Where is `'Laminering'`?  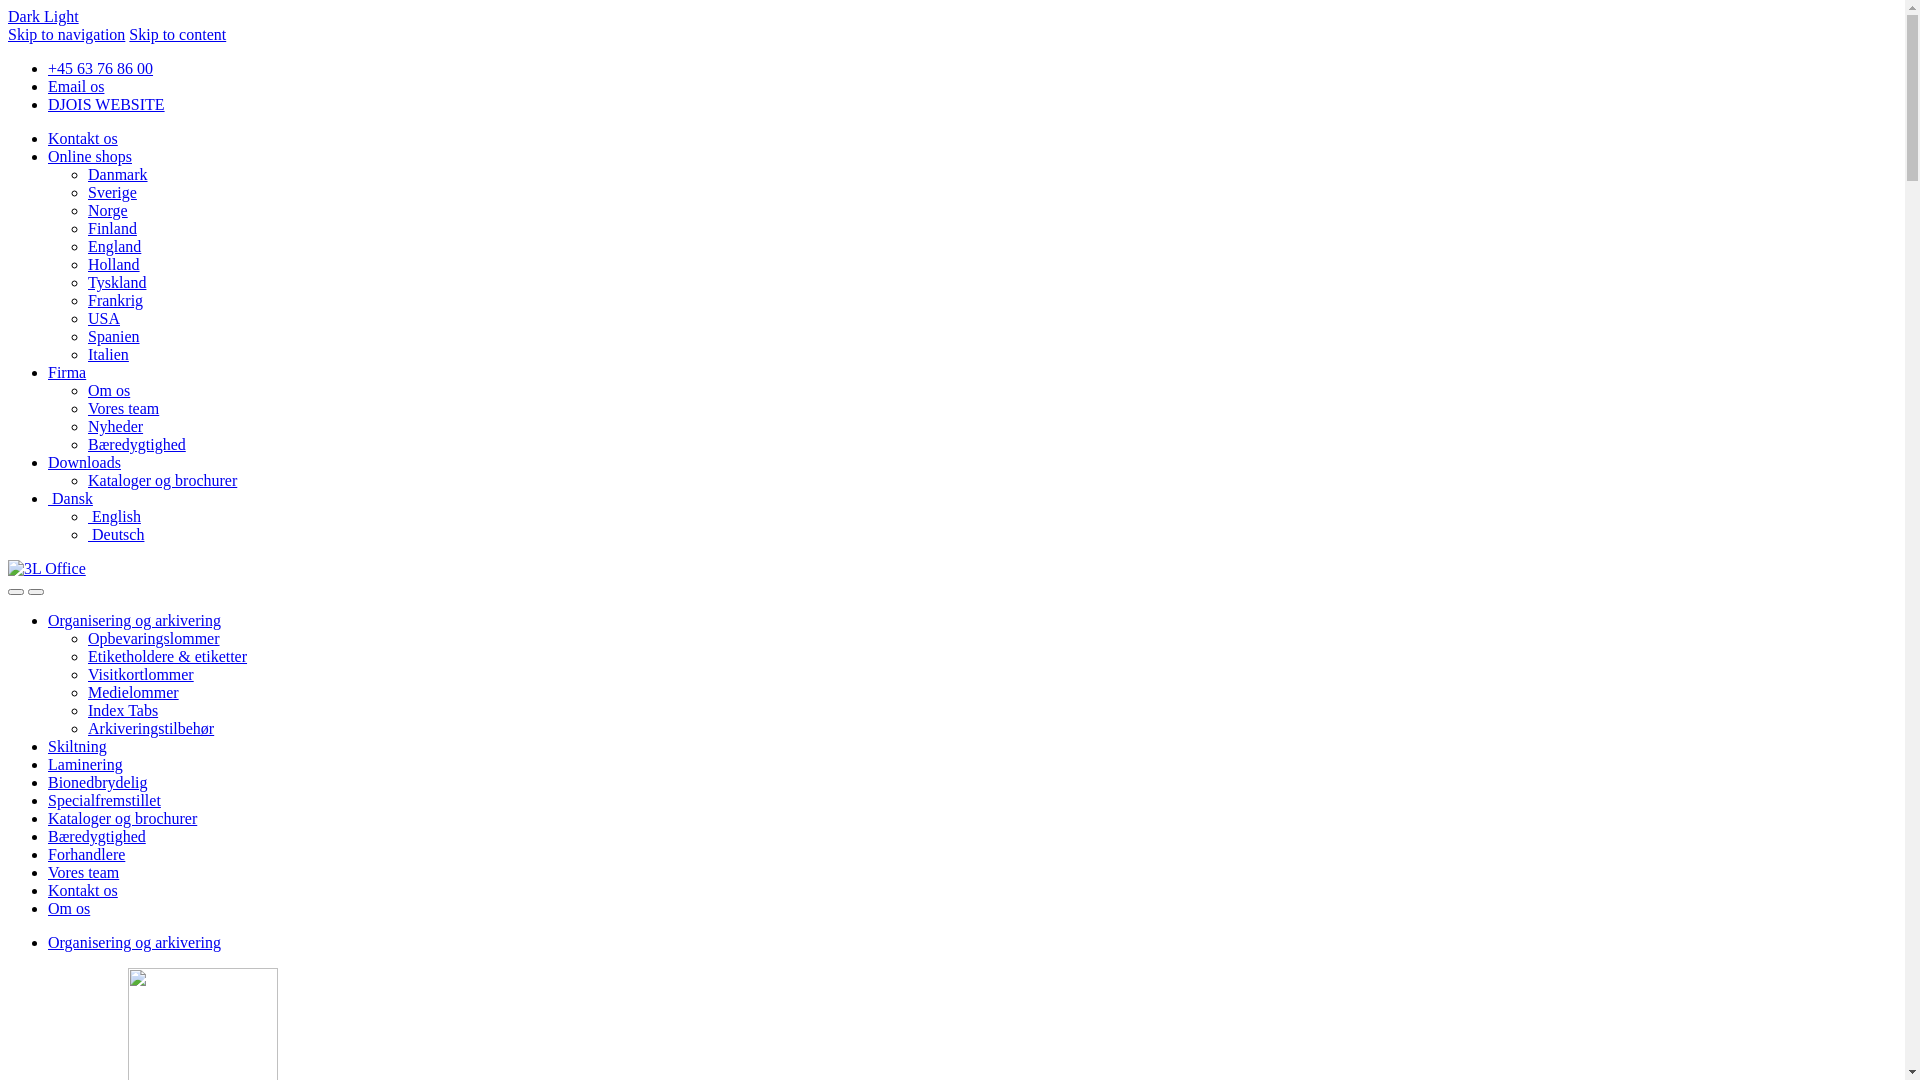
'Laminering' is located at coordinates (84, 764).